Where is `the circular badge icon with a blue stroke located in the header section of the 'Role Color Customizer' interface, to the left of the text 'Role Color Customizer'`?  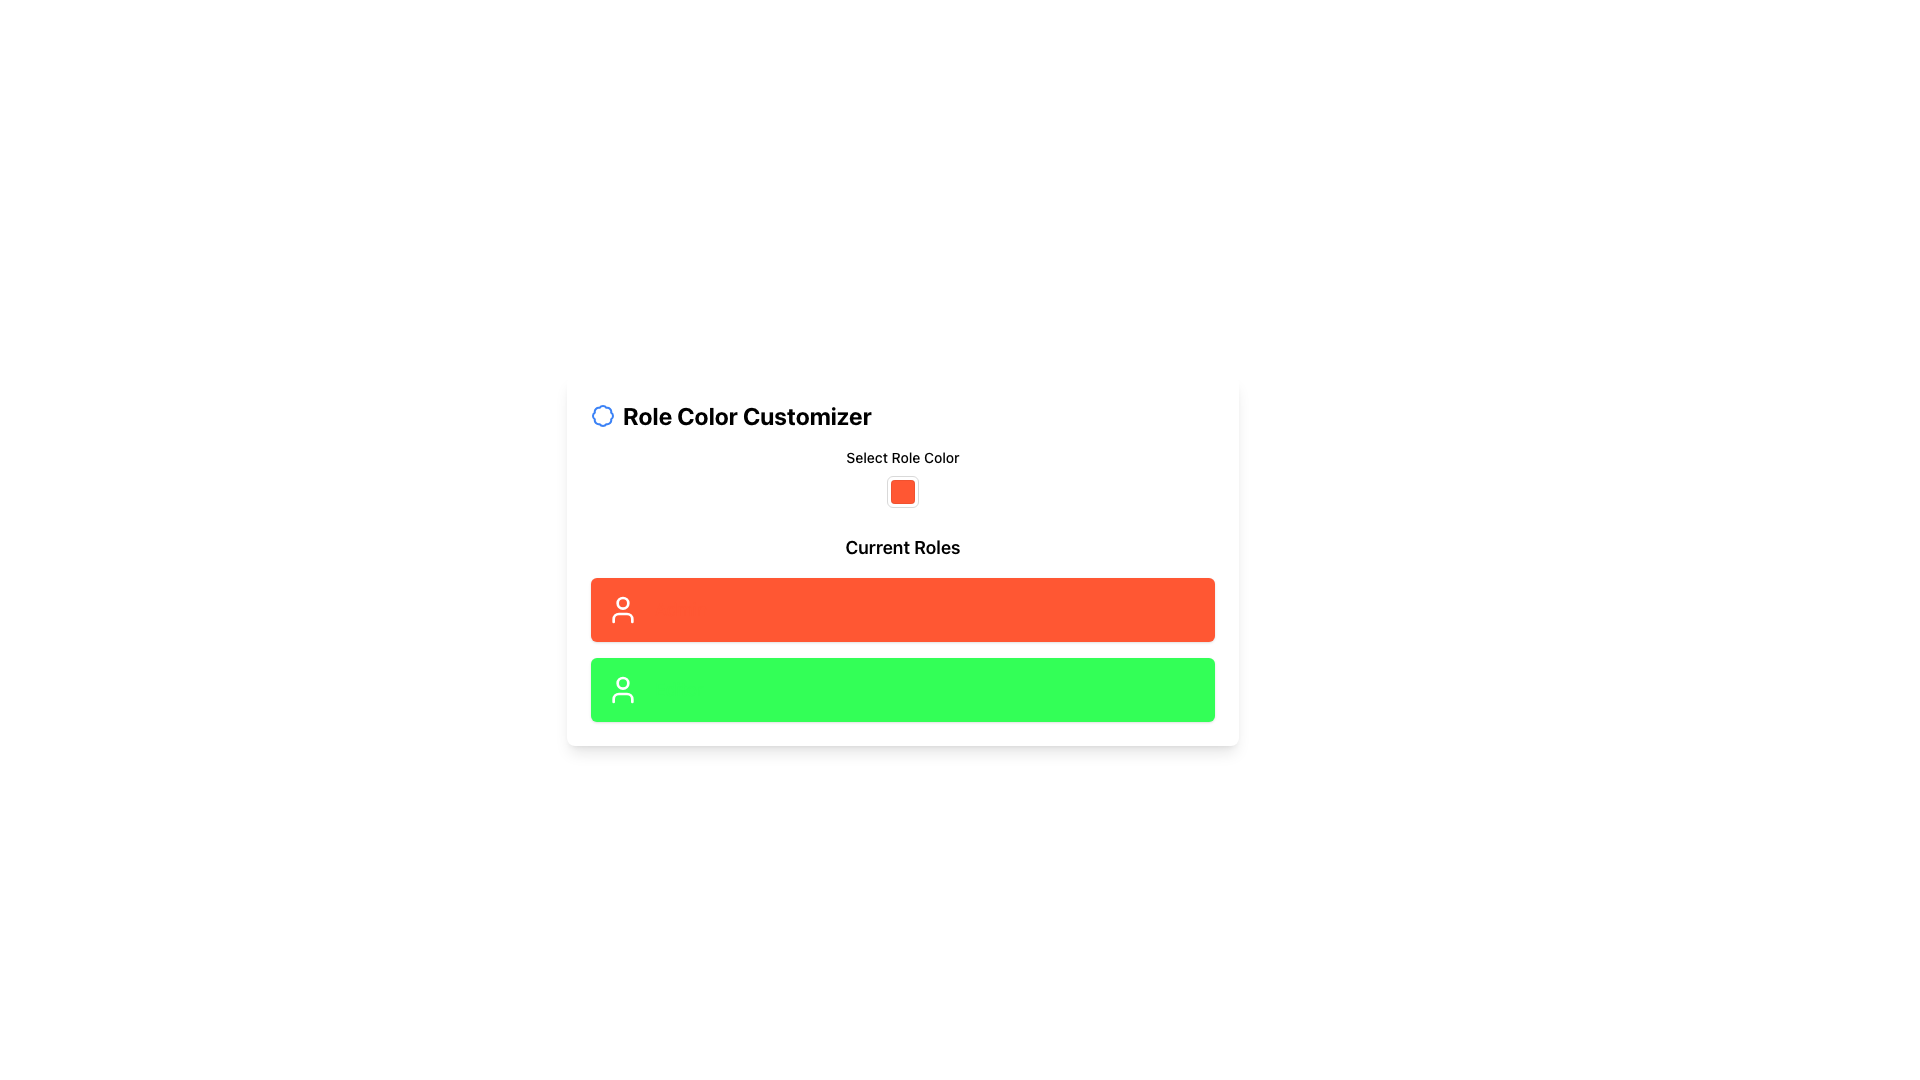 the circular badge icon with a blue stroke located in the header section of the 'Role Color Customizer' interface, to the left of the text 'Role Color Customizer' is located at coordinates (602, 415).